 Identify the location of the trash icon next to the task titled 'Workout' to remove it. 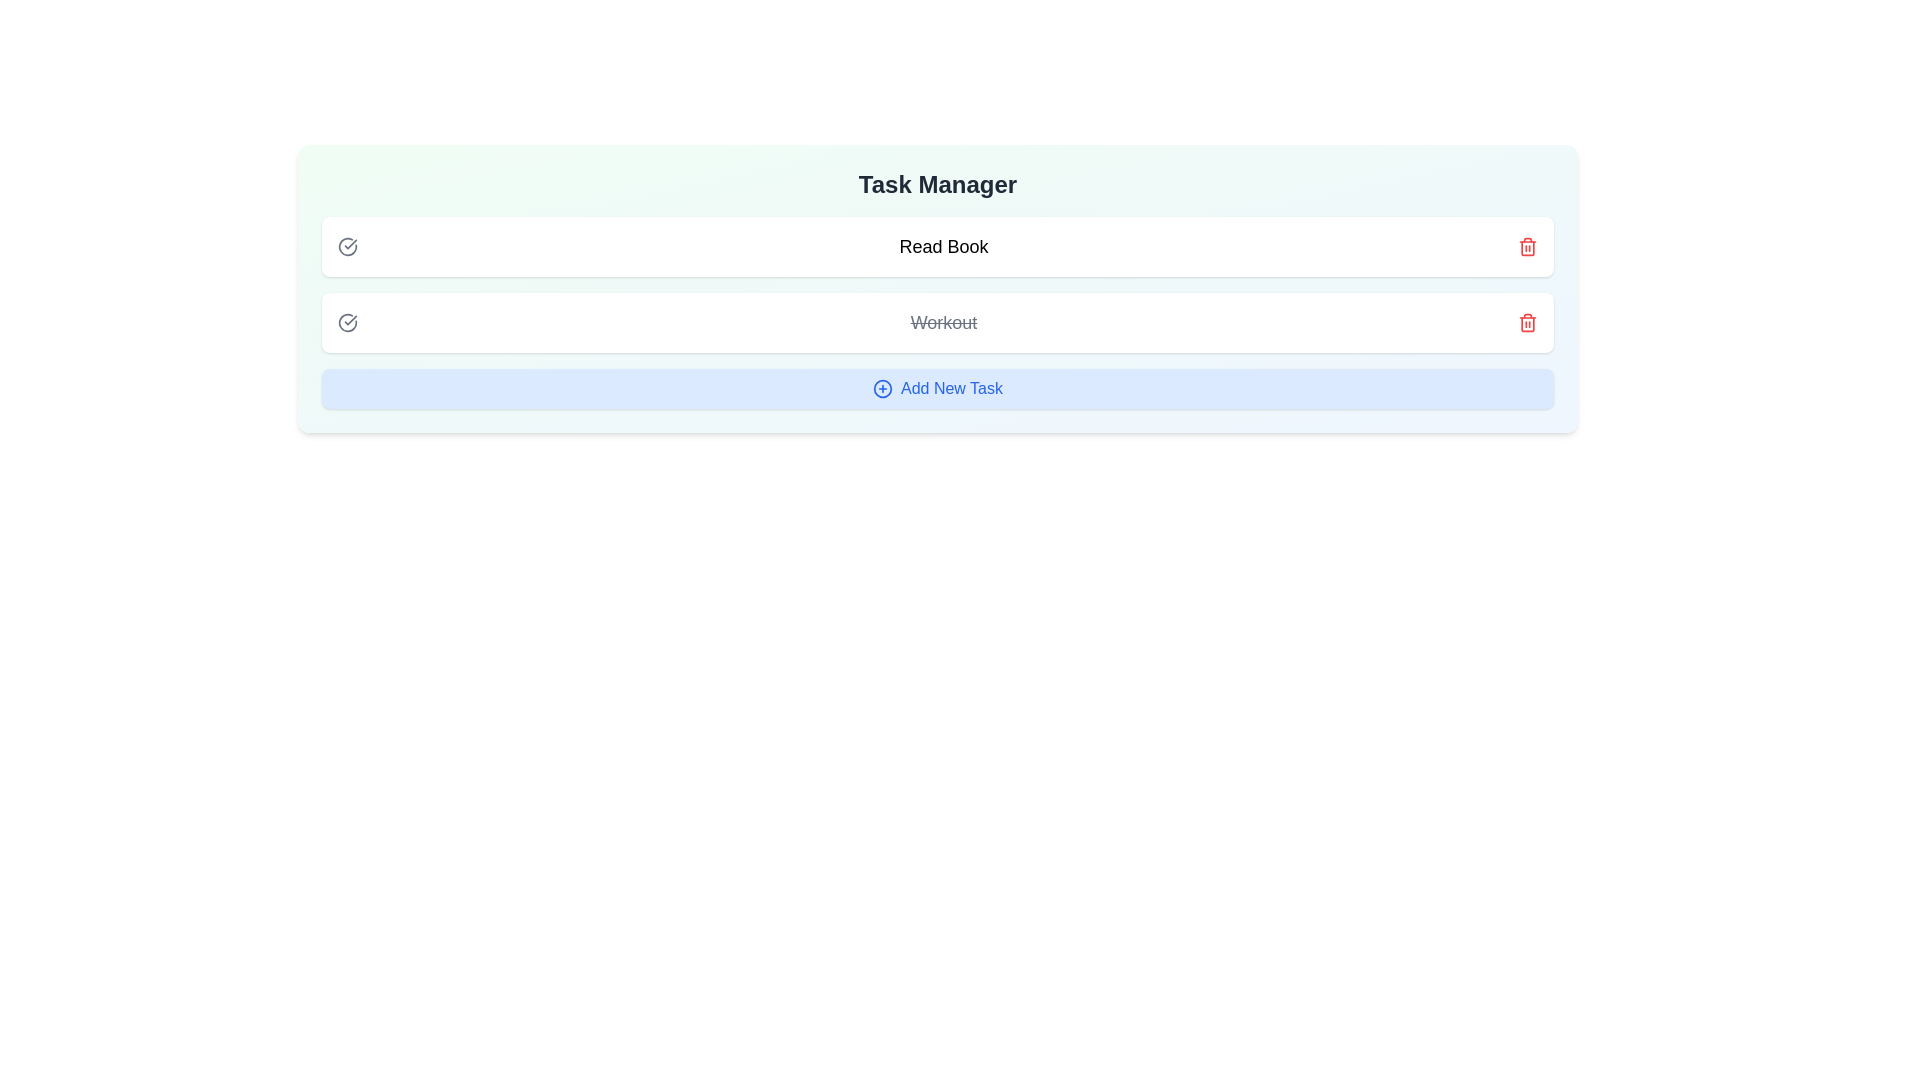
(1526, 322).